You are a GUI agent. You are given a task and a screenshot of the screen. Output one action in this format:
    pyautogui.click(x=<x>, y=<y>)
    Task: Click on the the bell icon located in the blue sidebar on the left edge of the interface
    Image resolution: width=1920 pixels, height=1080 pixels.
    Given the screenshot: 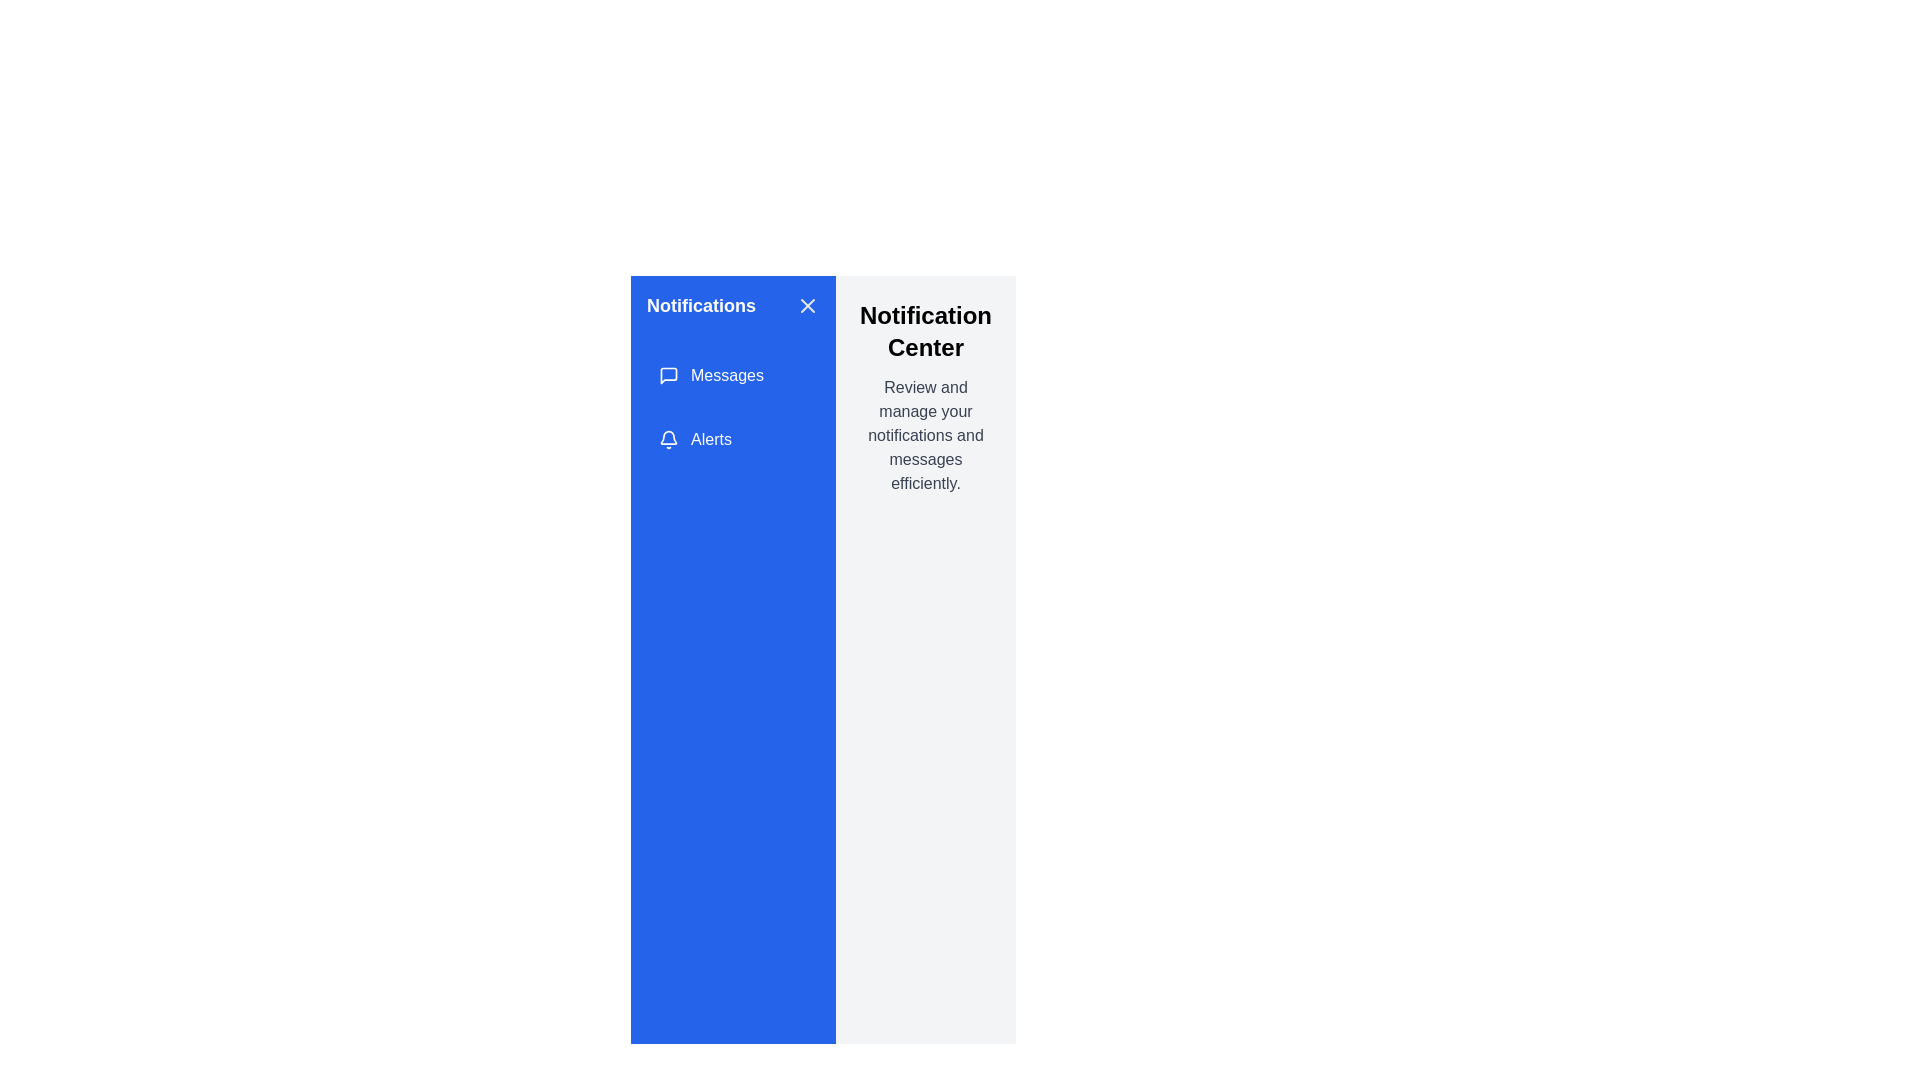 What is the action you would take?
    pyautogui.click(x=668, y=438)
    